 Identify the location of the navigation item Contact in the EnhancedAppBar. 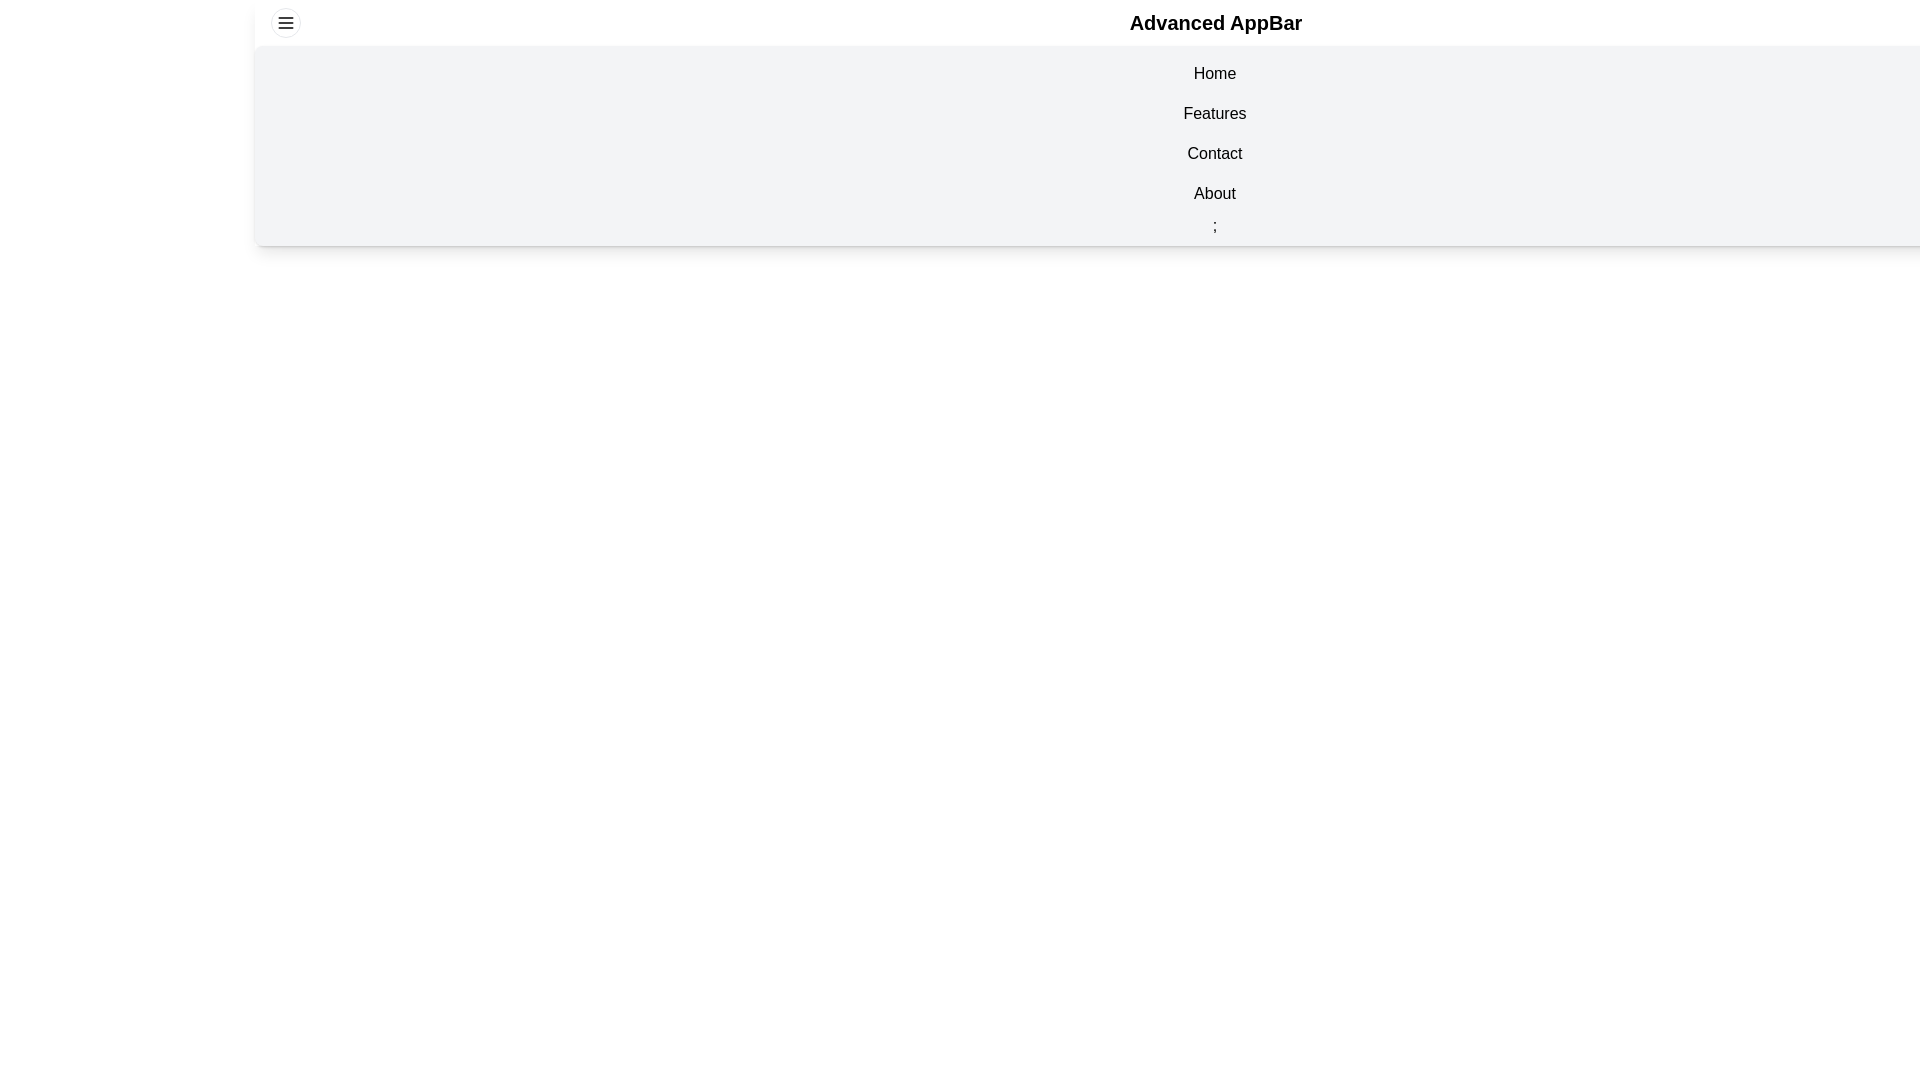
(1213, 153).